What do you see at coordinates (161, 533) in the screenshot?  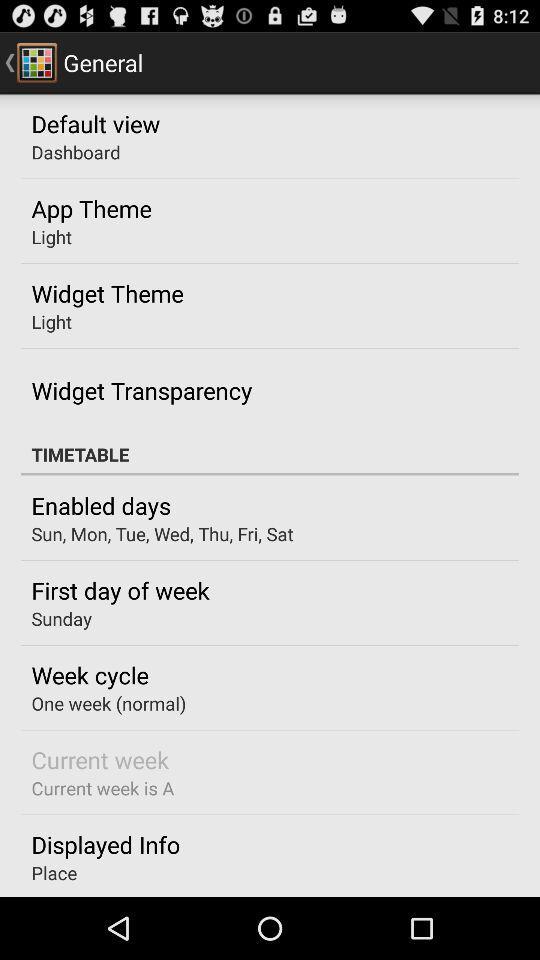 I see `item above the first day of item` at bounding box center [161, 533].